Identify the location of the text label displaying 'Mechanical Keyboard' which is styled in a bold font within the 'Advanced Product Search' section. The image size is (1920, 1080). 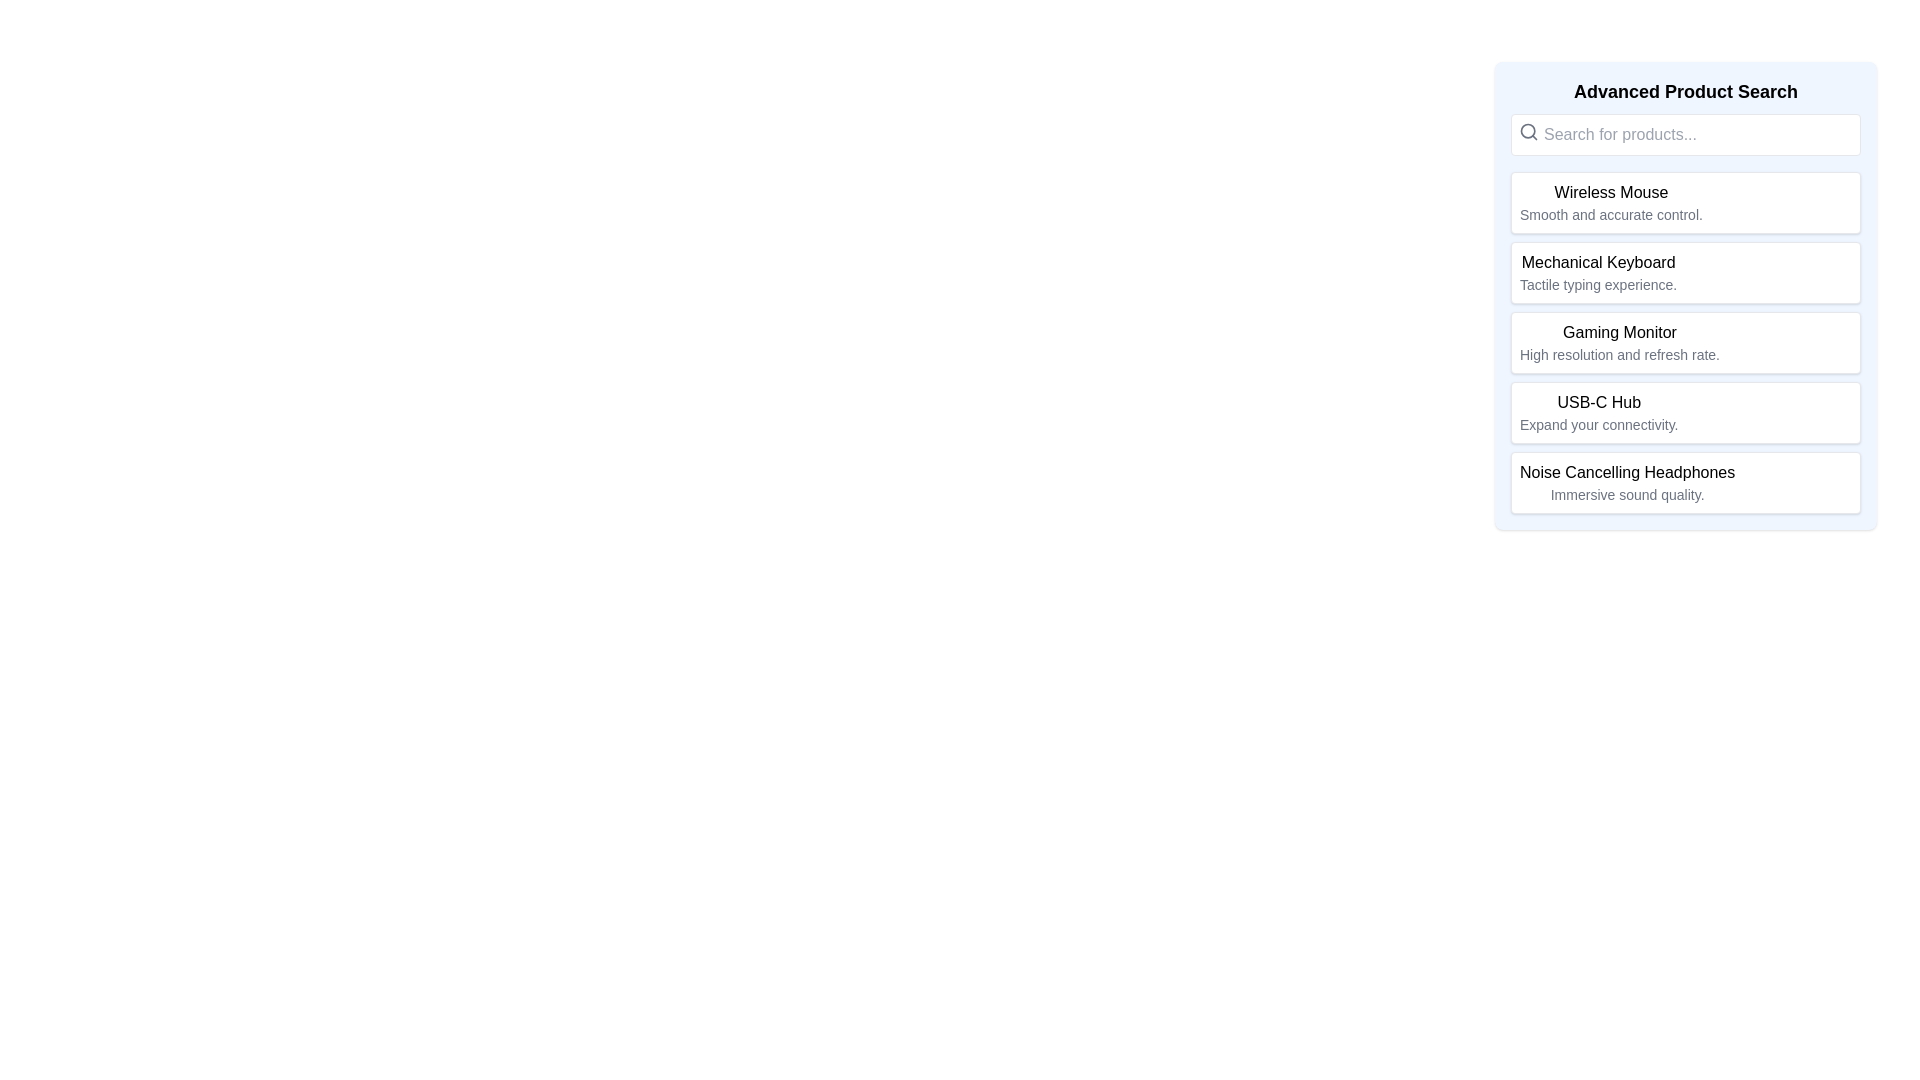
(1597, 261).